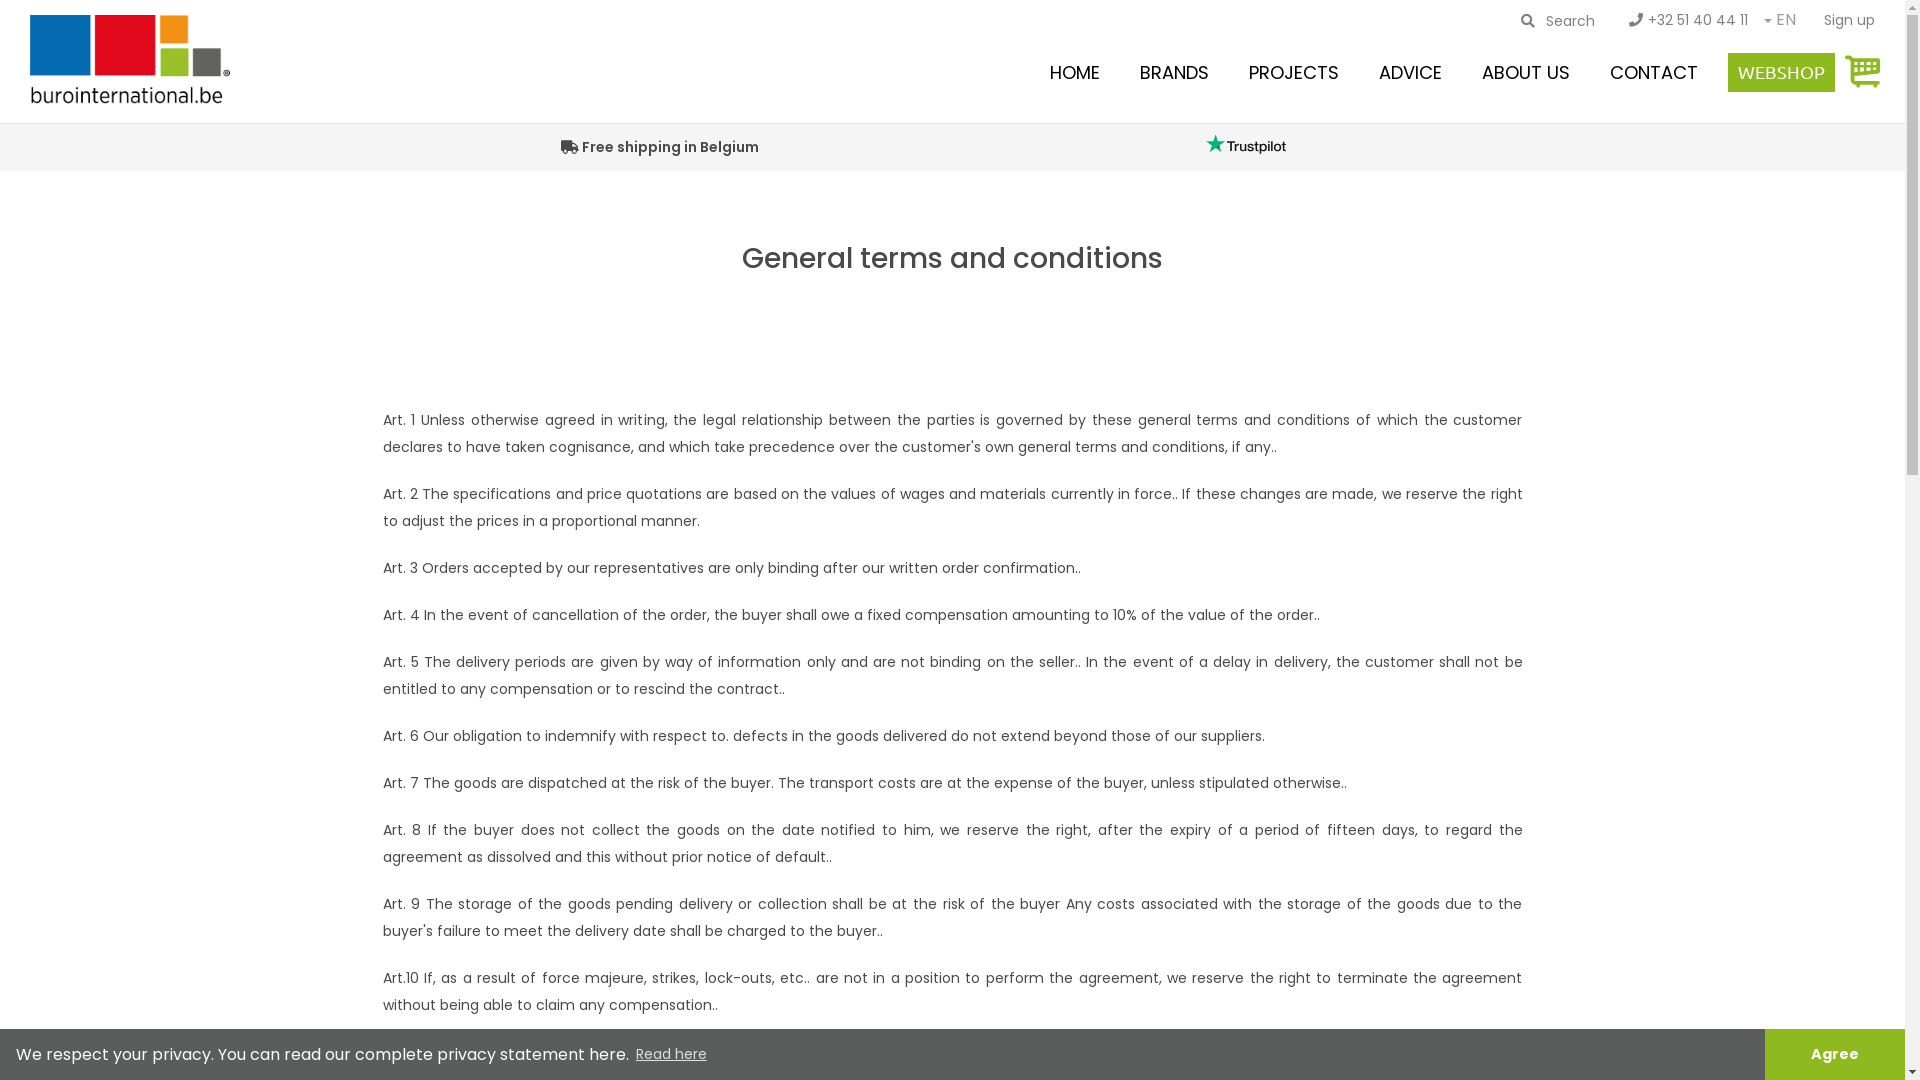 The width and height of the screenshot is (1920, 1080). I want to click on '+32 51 40 44 11', so click(1613, 19).